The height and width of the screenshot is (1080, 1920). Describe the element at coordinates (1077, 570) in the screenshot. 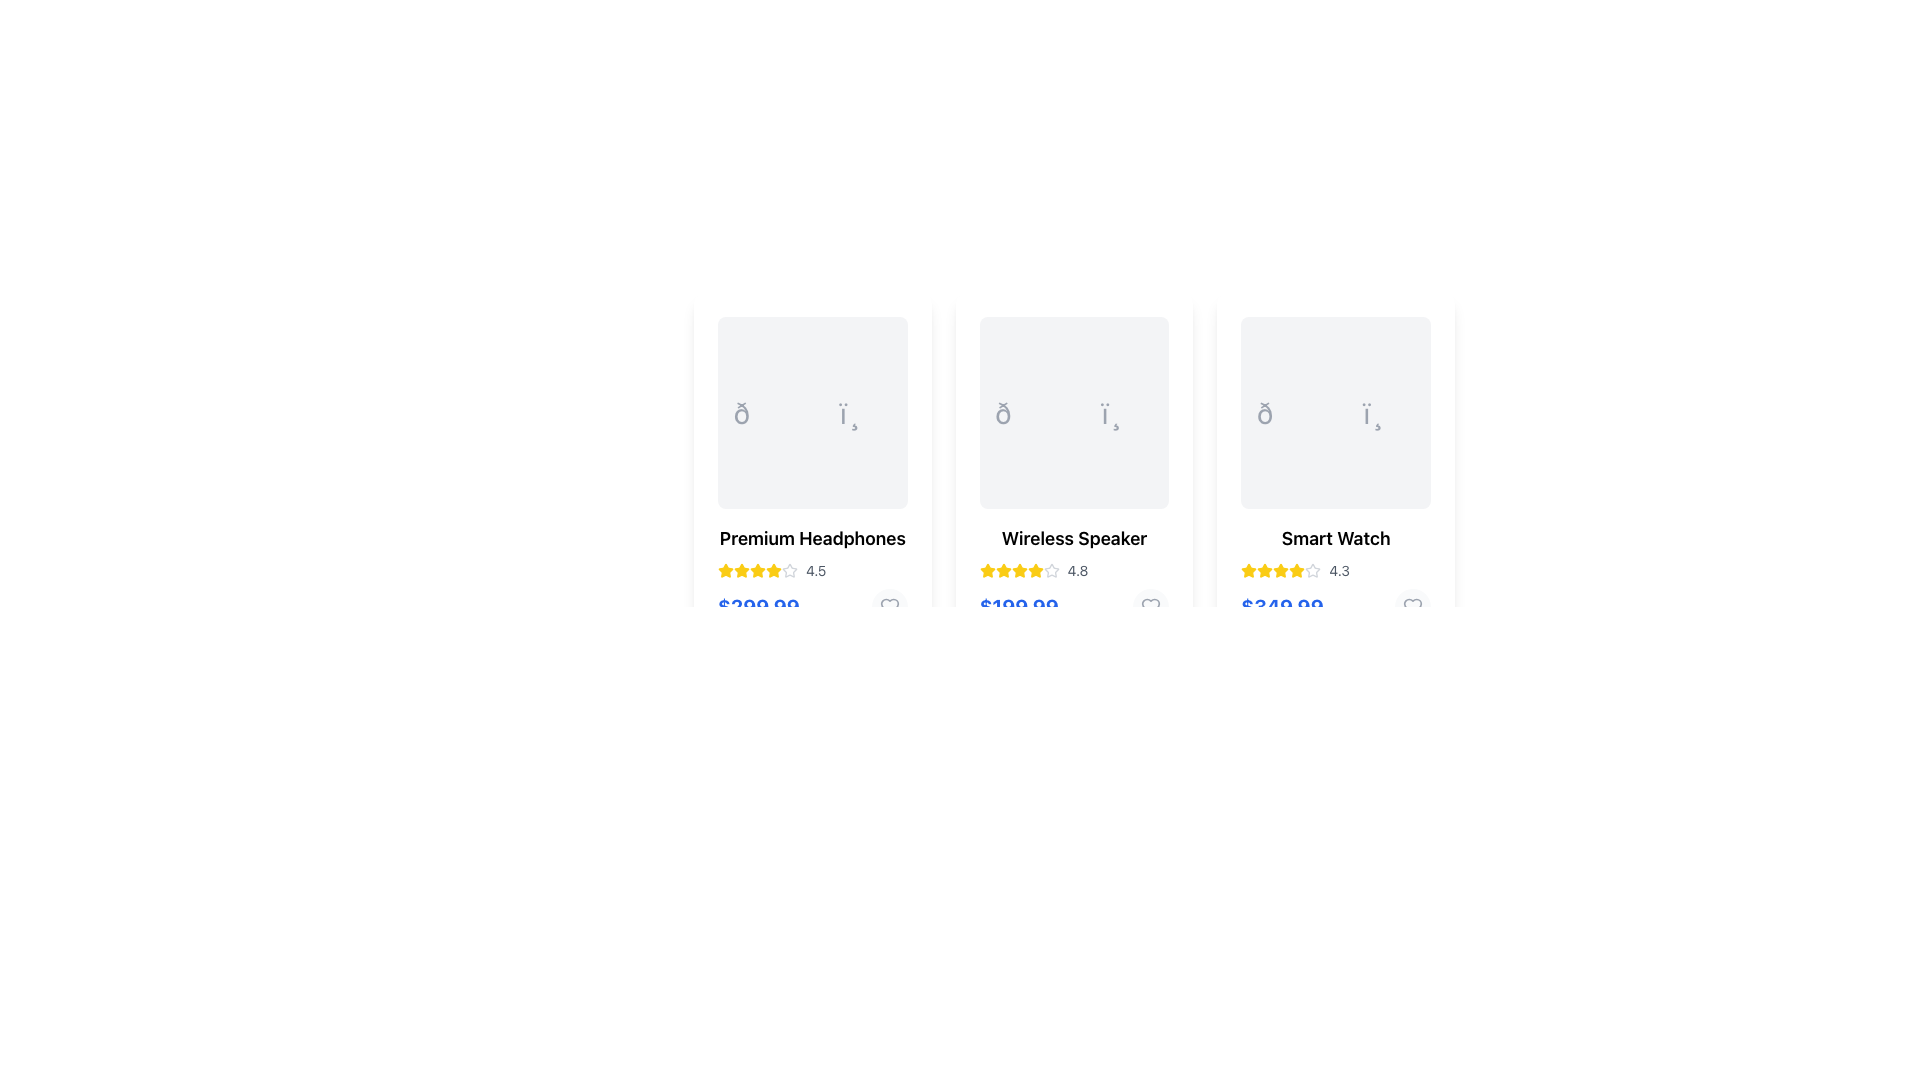

I see `the numerical rating score for the 'Wireless Speaker' located to the right of the yellow star icons` at that location.